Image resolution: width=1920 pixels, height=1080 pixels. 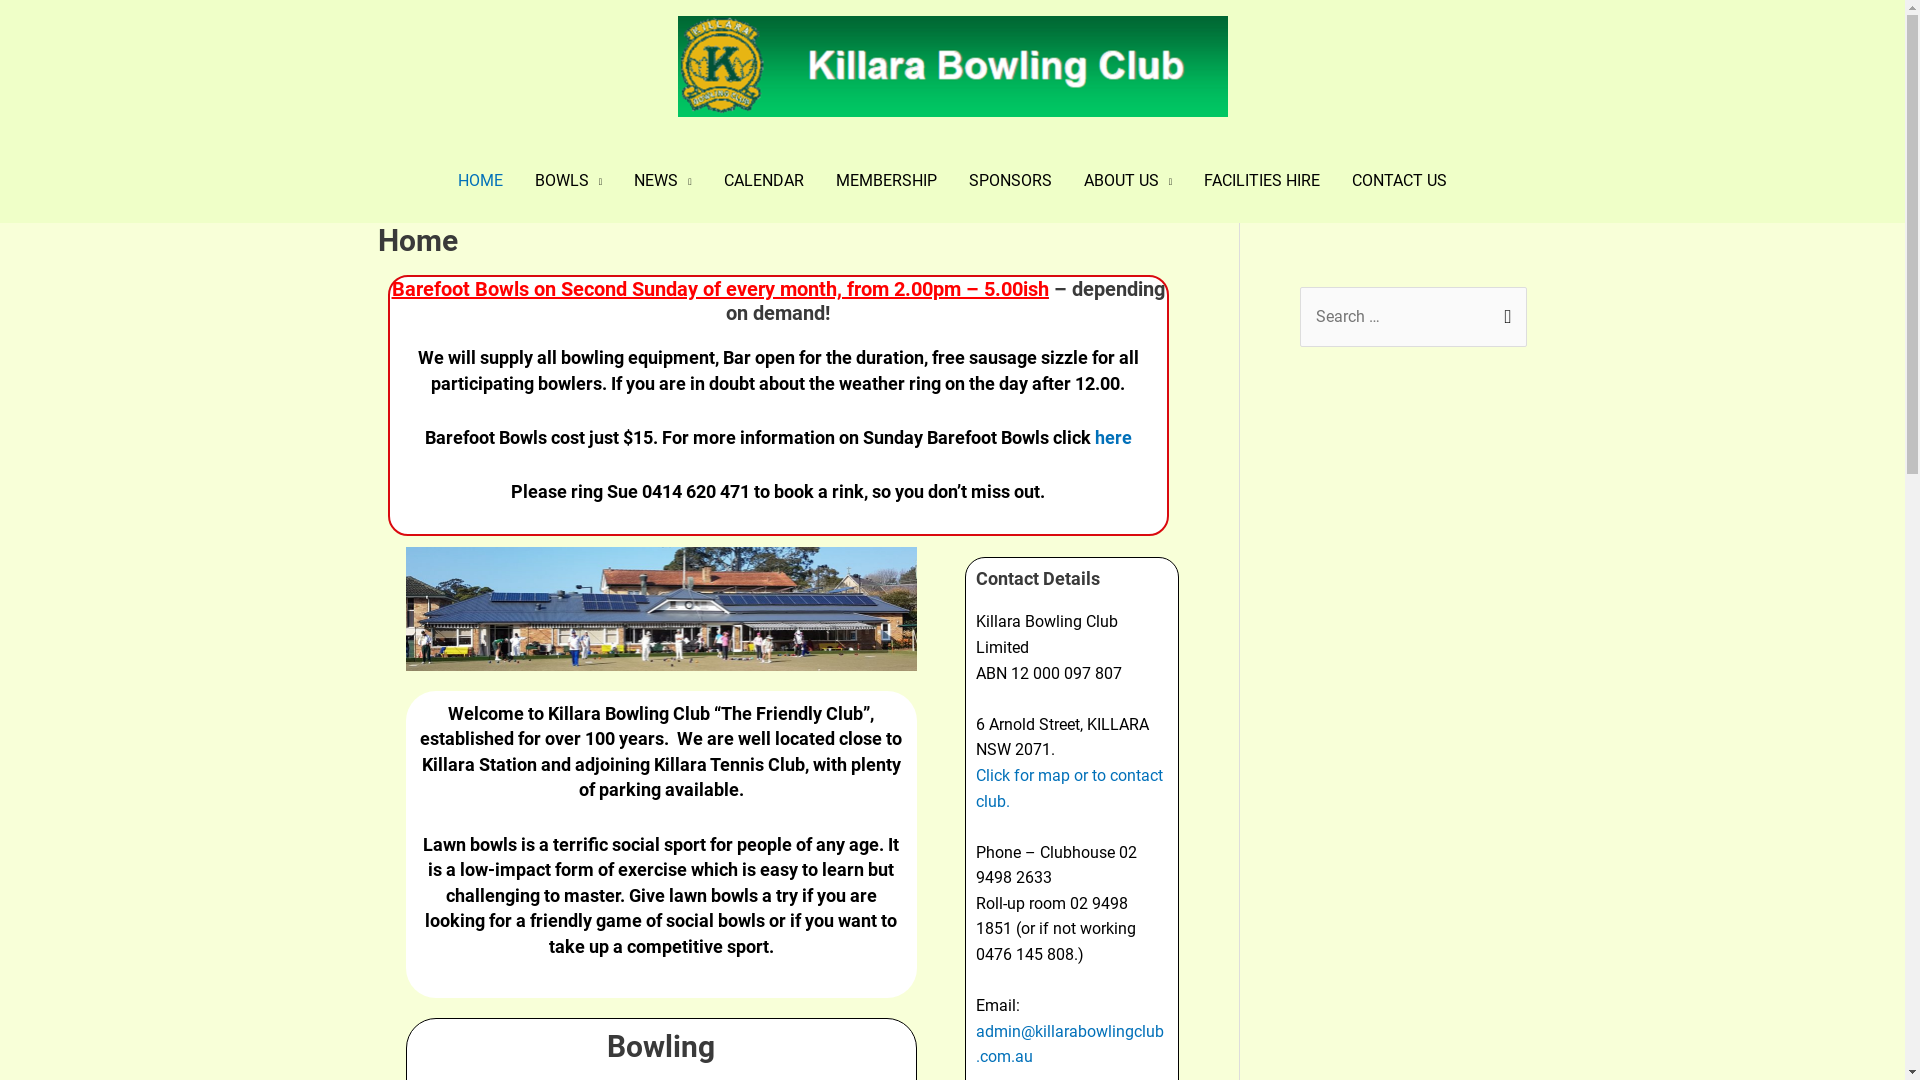 I want to click on 'CALENDAR', so click(x=762, y=181).